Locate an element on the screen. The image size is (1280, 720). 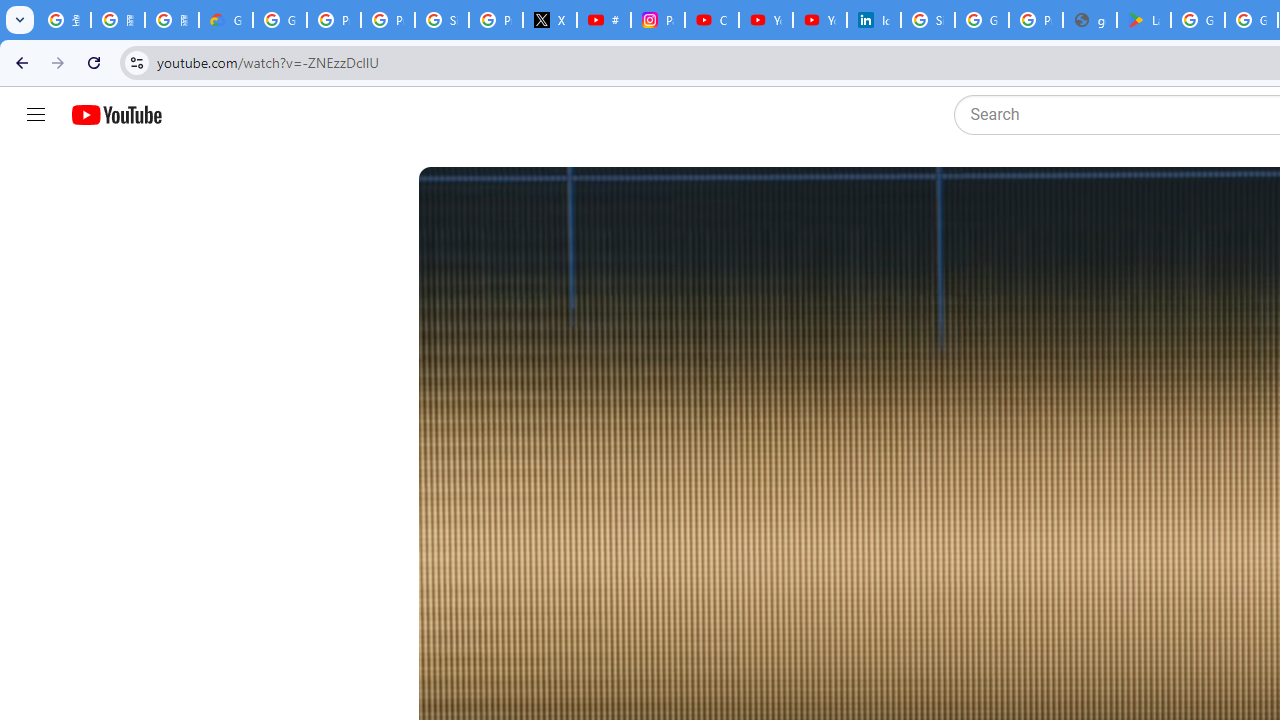
'google_privacy_policy_en.pdf' is located at coordinates (1088, 20).